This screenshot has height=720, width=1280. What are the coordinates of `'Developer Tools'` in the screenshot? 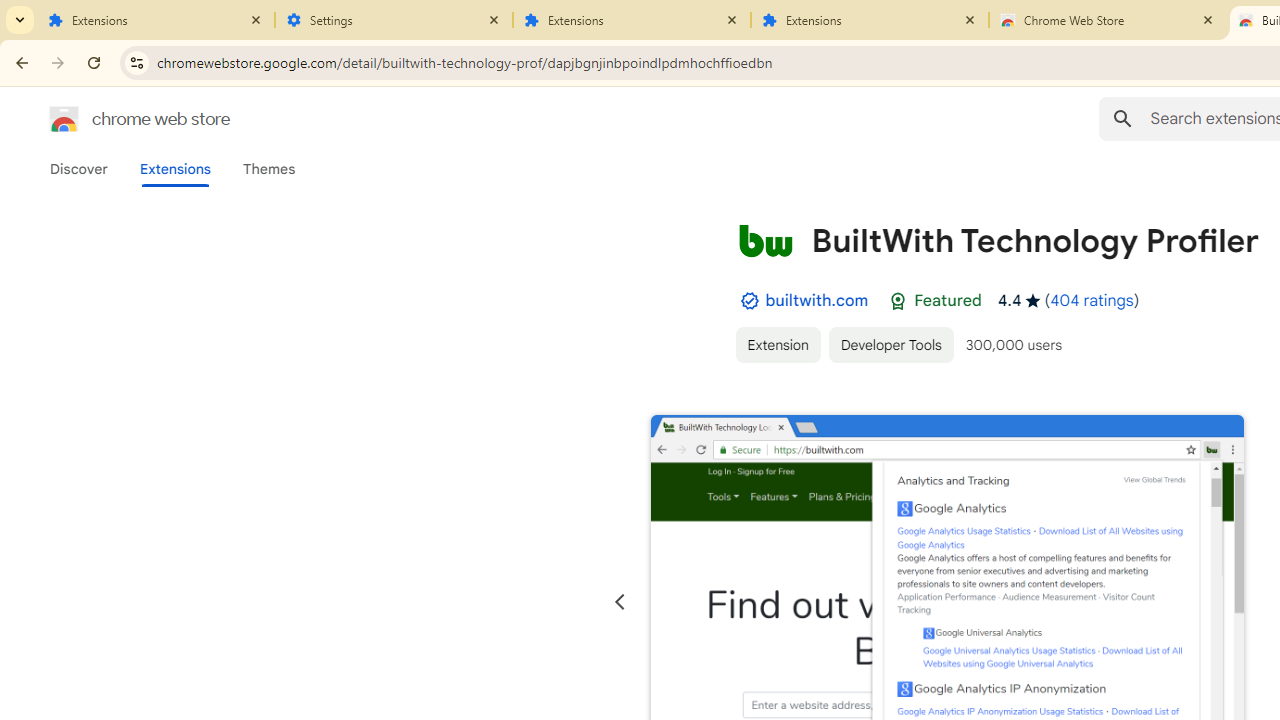 It's located at (889, 343).